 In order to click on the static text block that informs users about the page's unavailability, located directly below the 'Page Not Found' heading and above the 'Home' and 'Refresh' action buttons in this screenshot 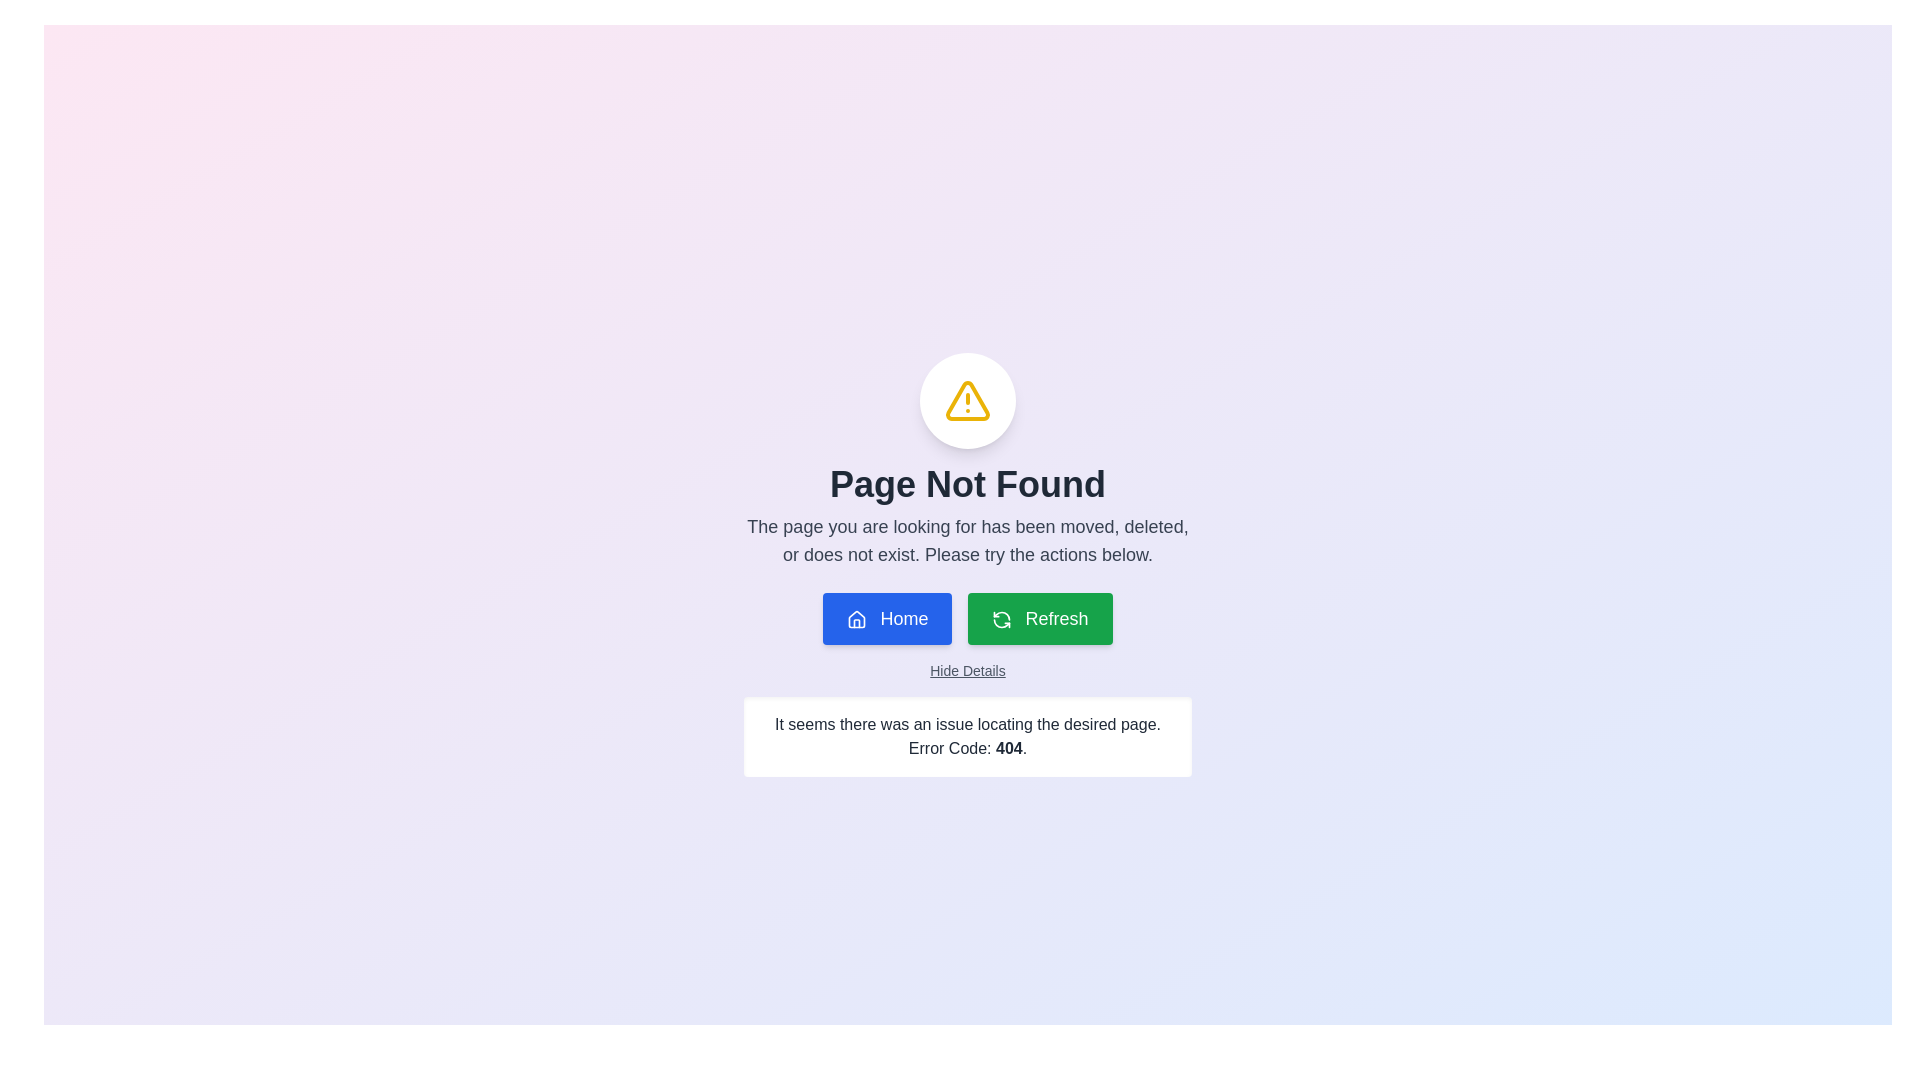, I will do `click(968, 540)`.